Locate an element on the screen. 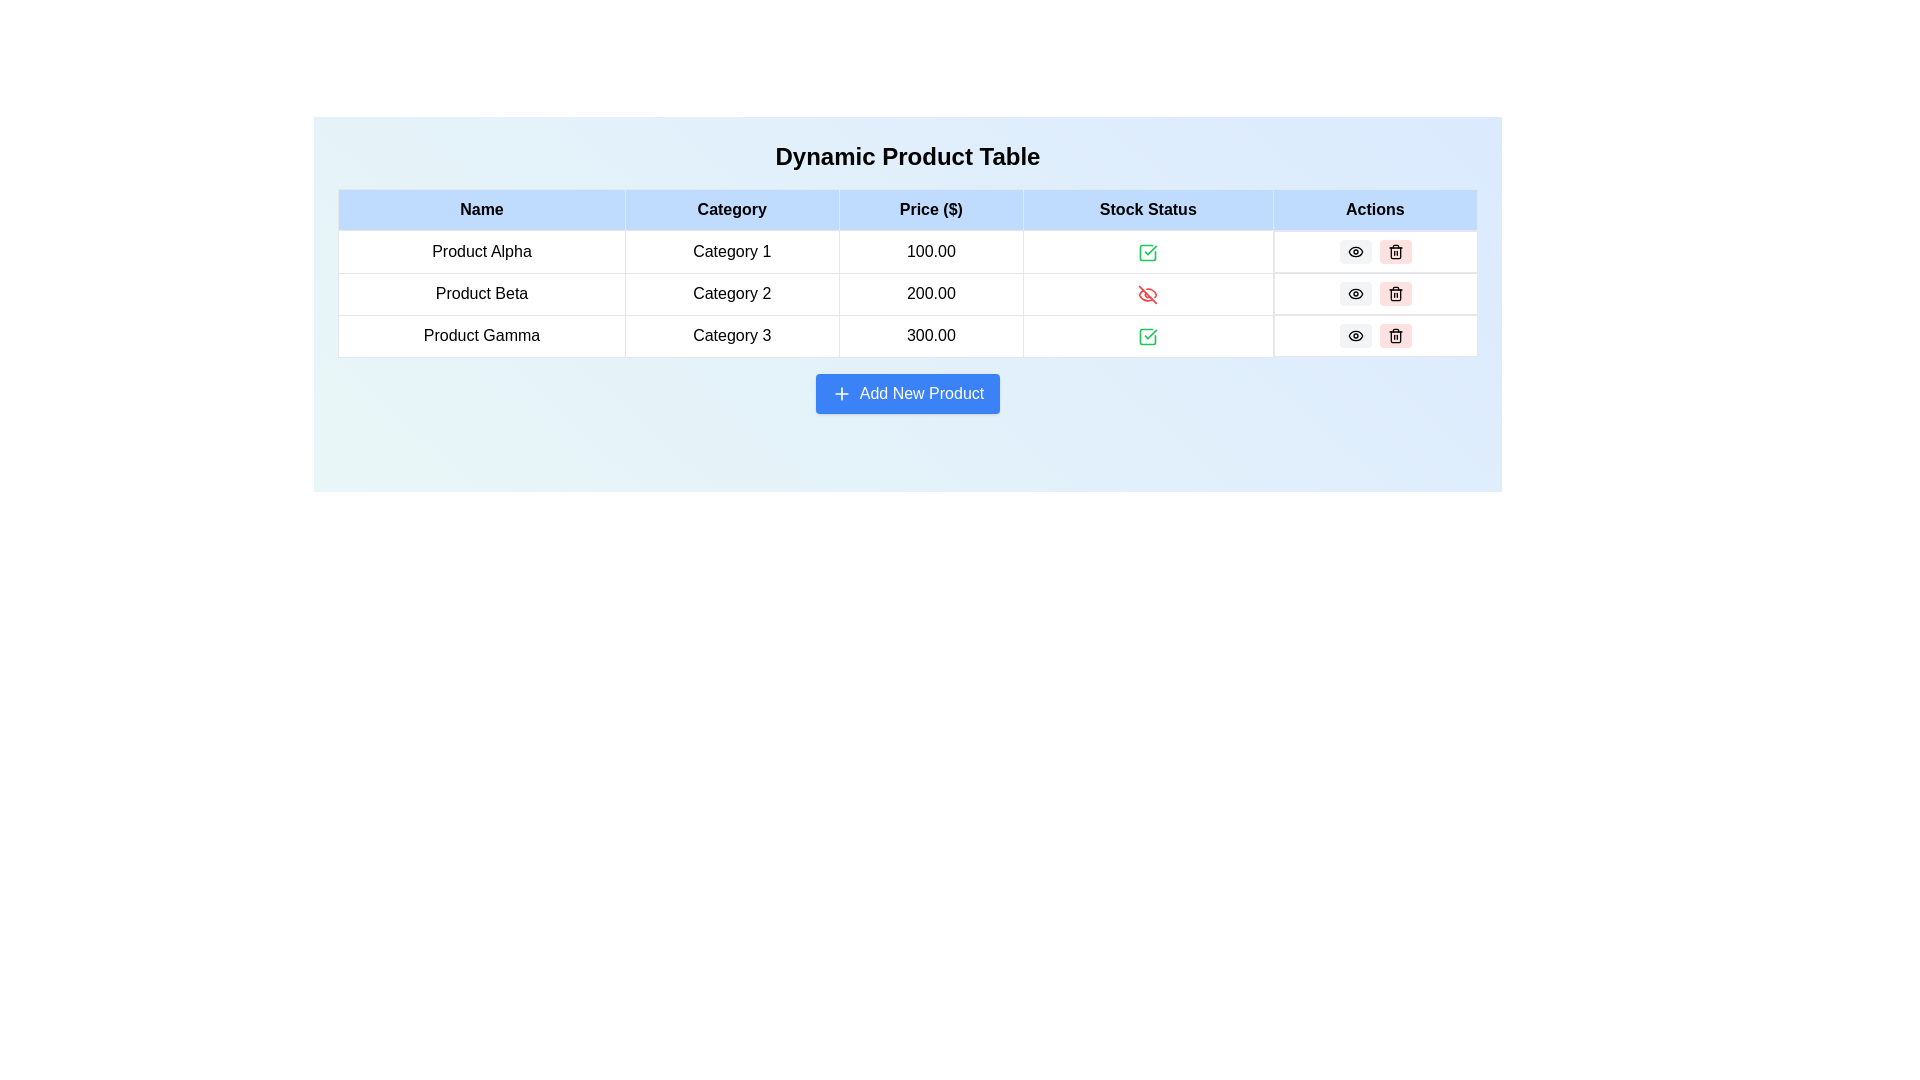  the table header cell that labels the category information, positioned as the second column header in the table, located between the 'Name' and 'Price ($)' column headers is located at coordinates (731, 209).